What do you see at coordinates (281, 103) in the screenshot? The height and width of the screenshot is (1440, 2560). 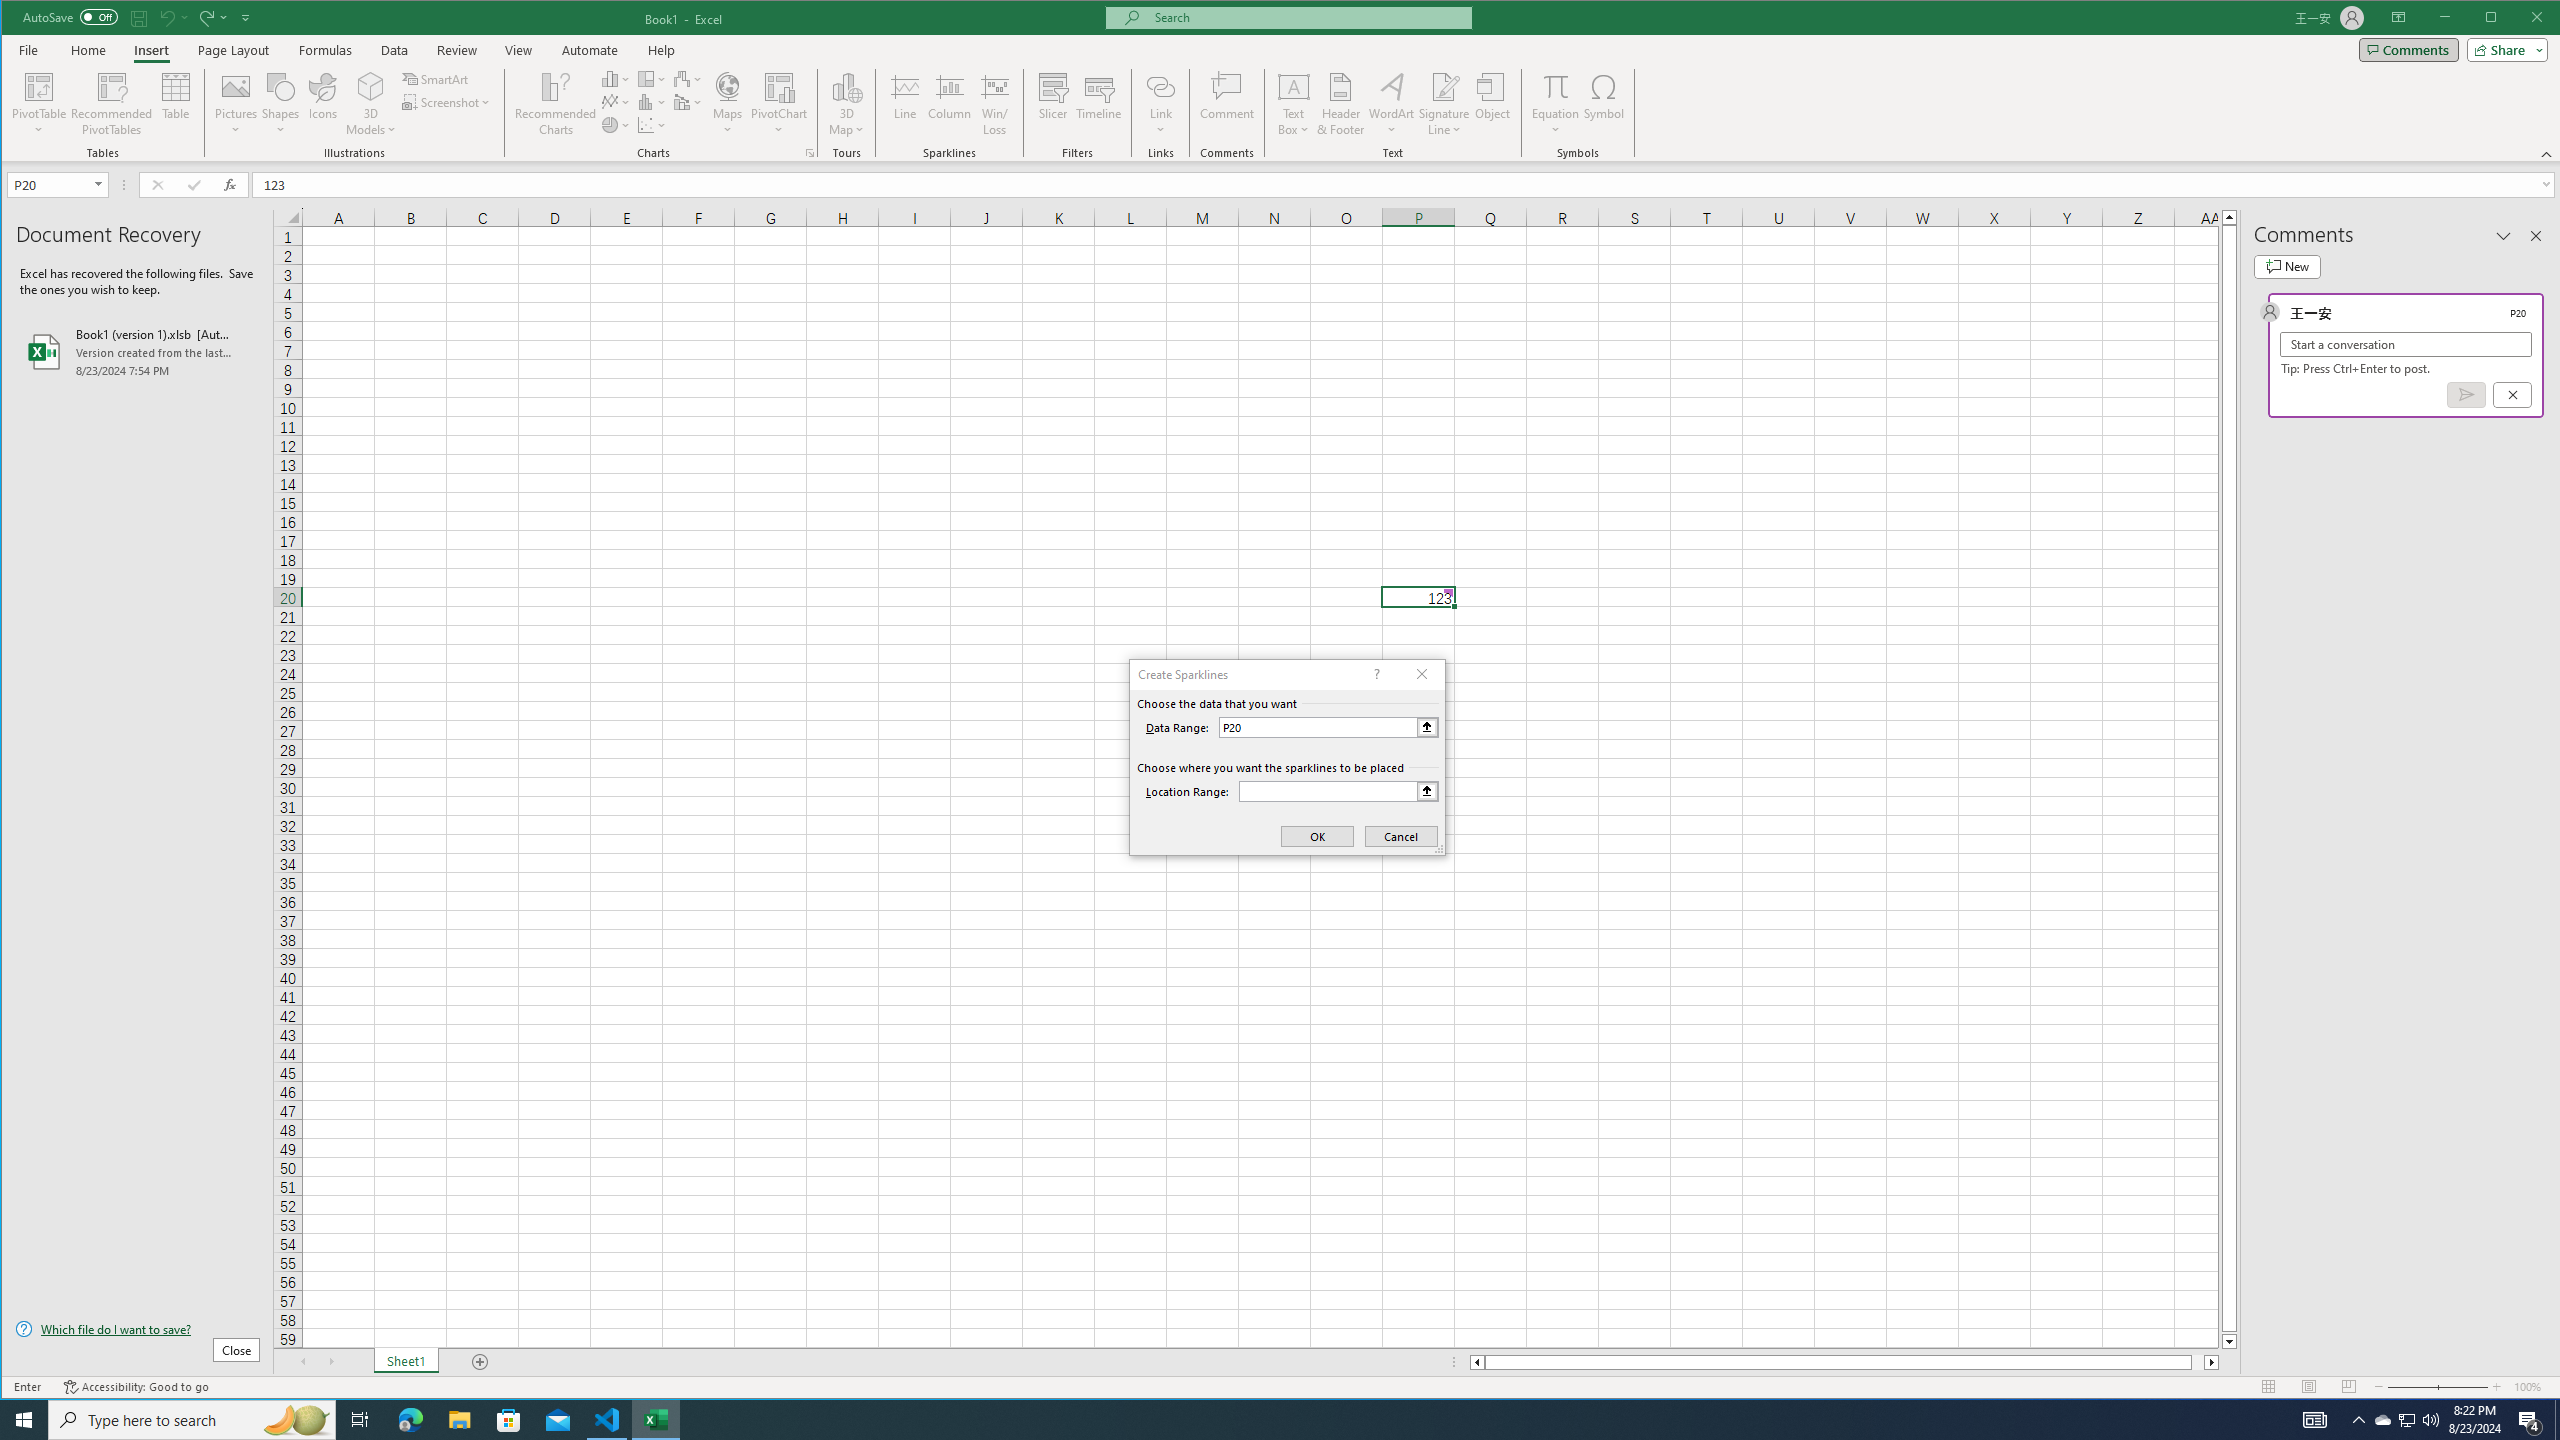 I see `'Shapes'` at bounding box center [281, 103].